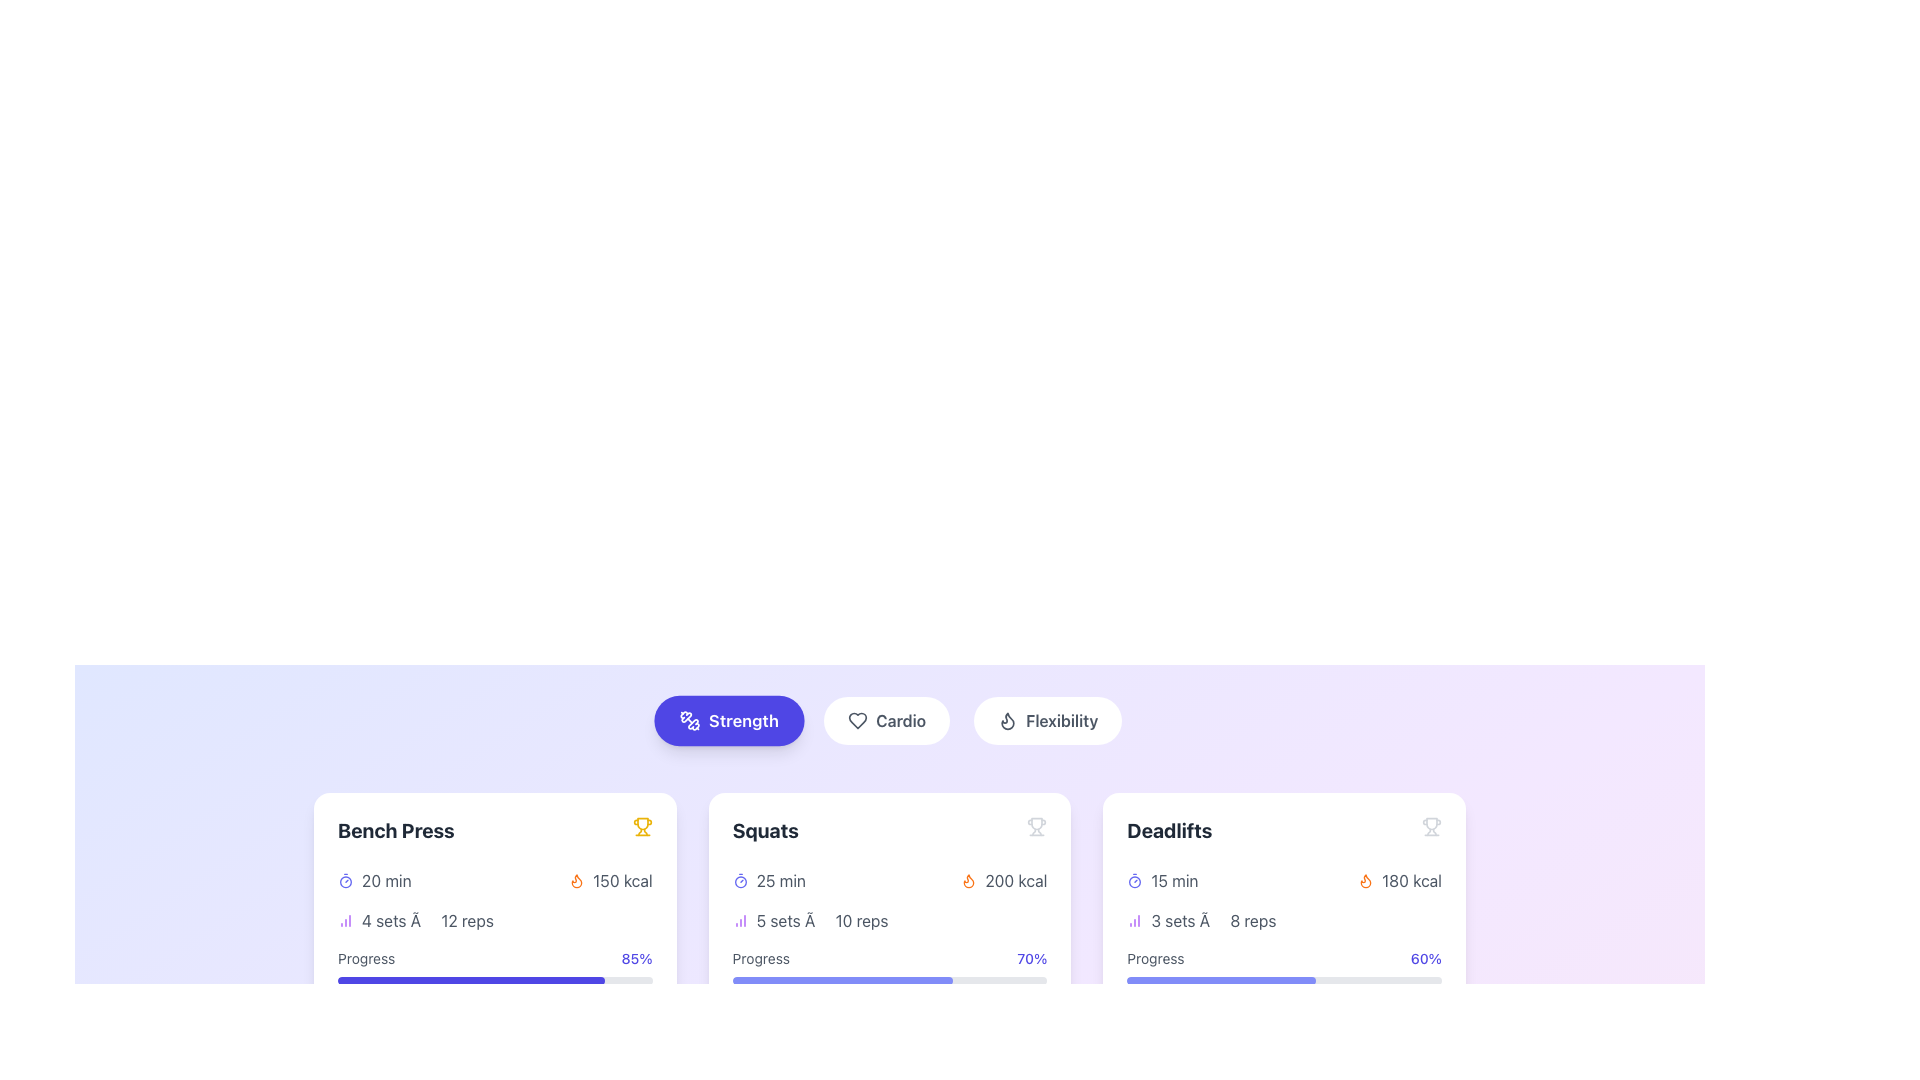 The image size is (1920, 1080). I want to click on the middle button labeled 'Cardio', so click(886, 721).